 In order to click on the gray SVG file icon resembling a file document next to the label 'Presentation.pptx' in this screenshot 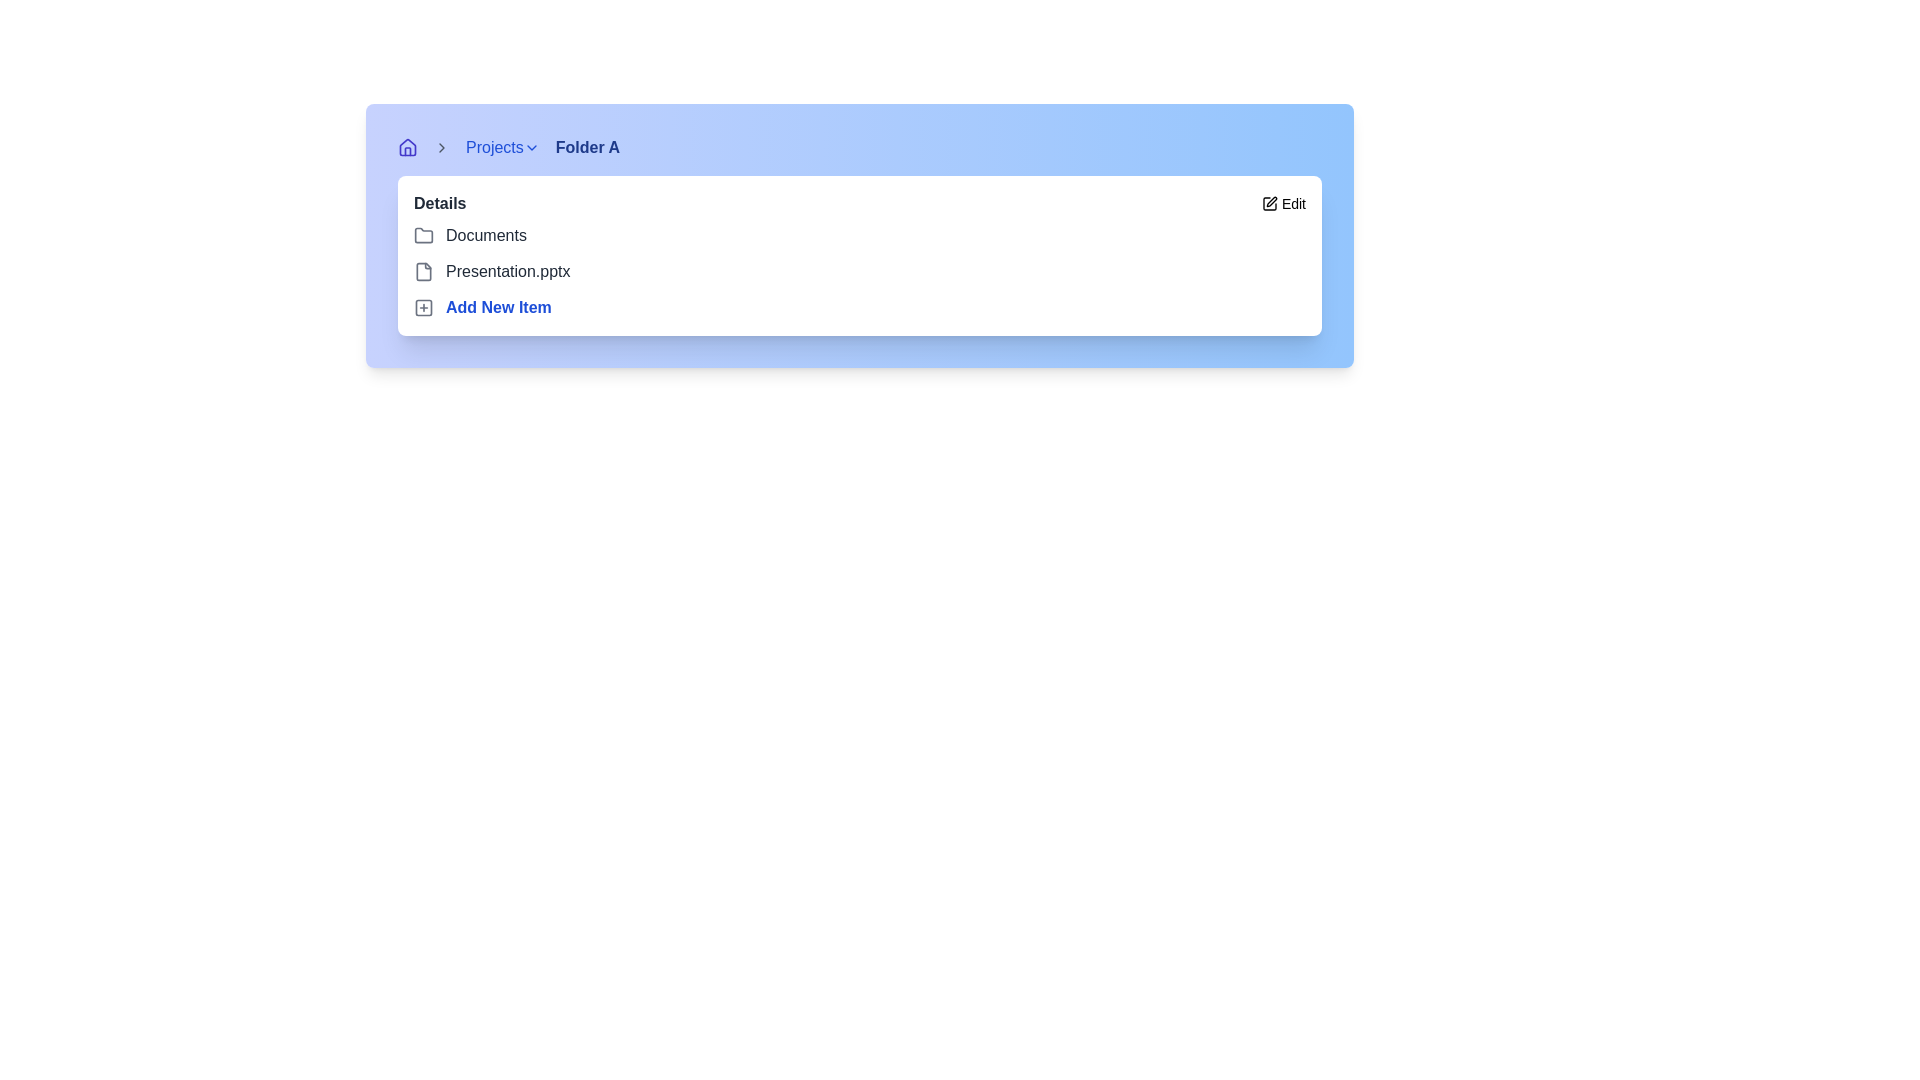, I will do `click(422, 272)`.